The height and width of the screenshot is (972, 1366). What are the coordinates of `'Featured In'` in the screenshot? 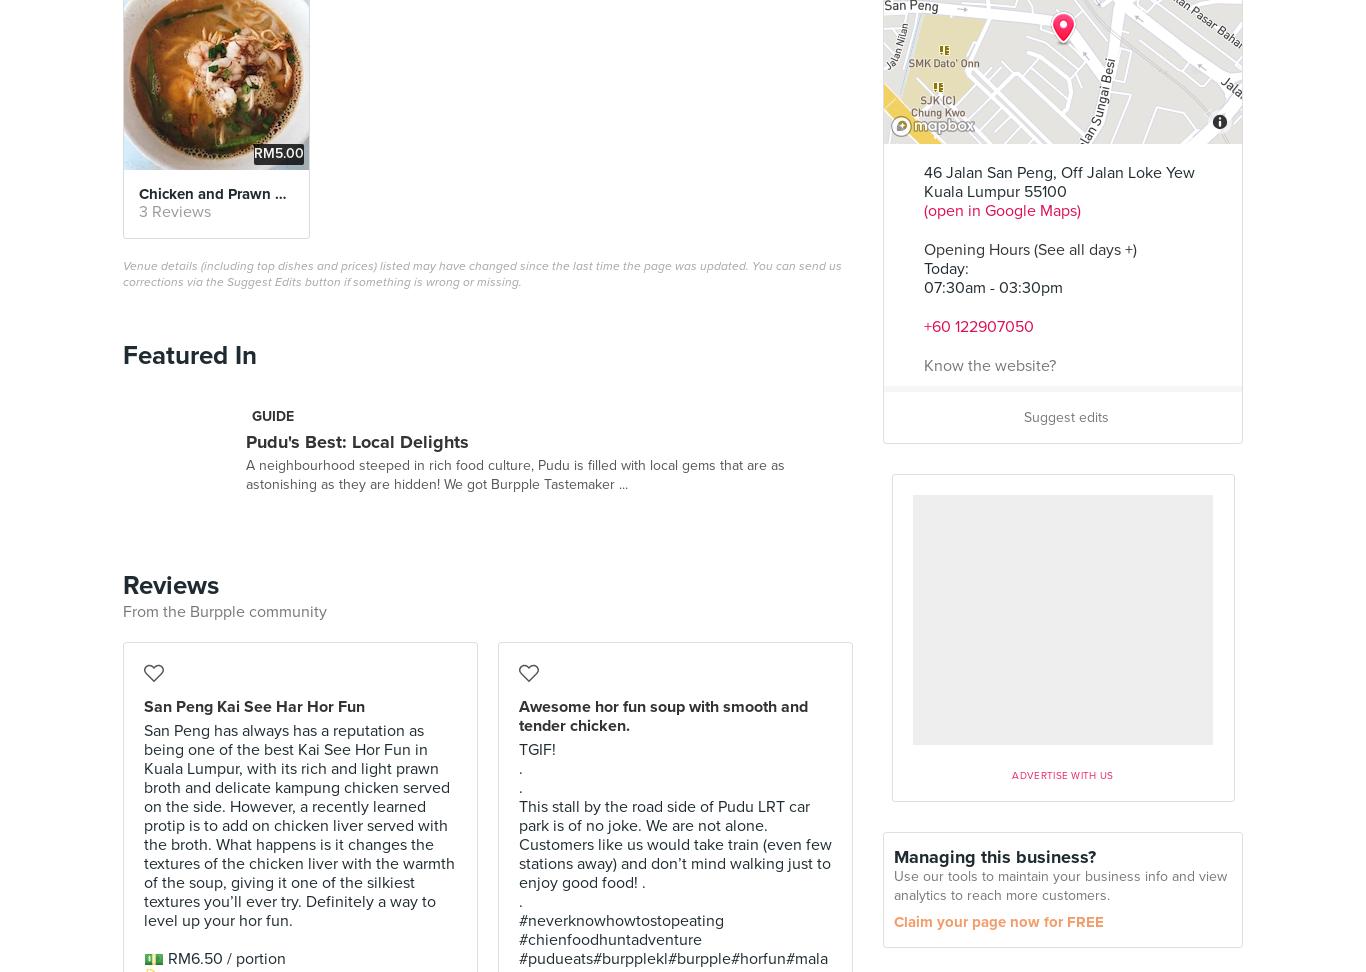 It's located at (189, 354).